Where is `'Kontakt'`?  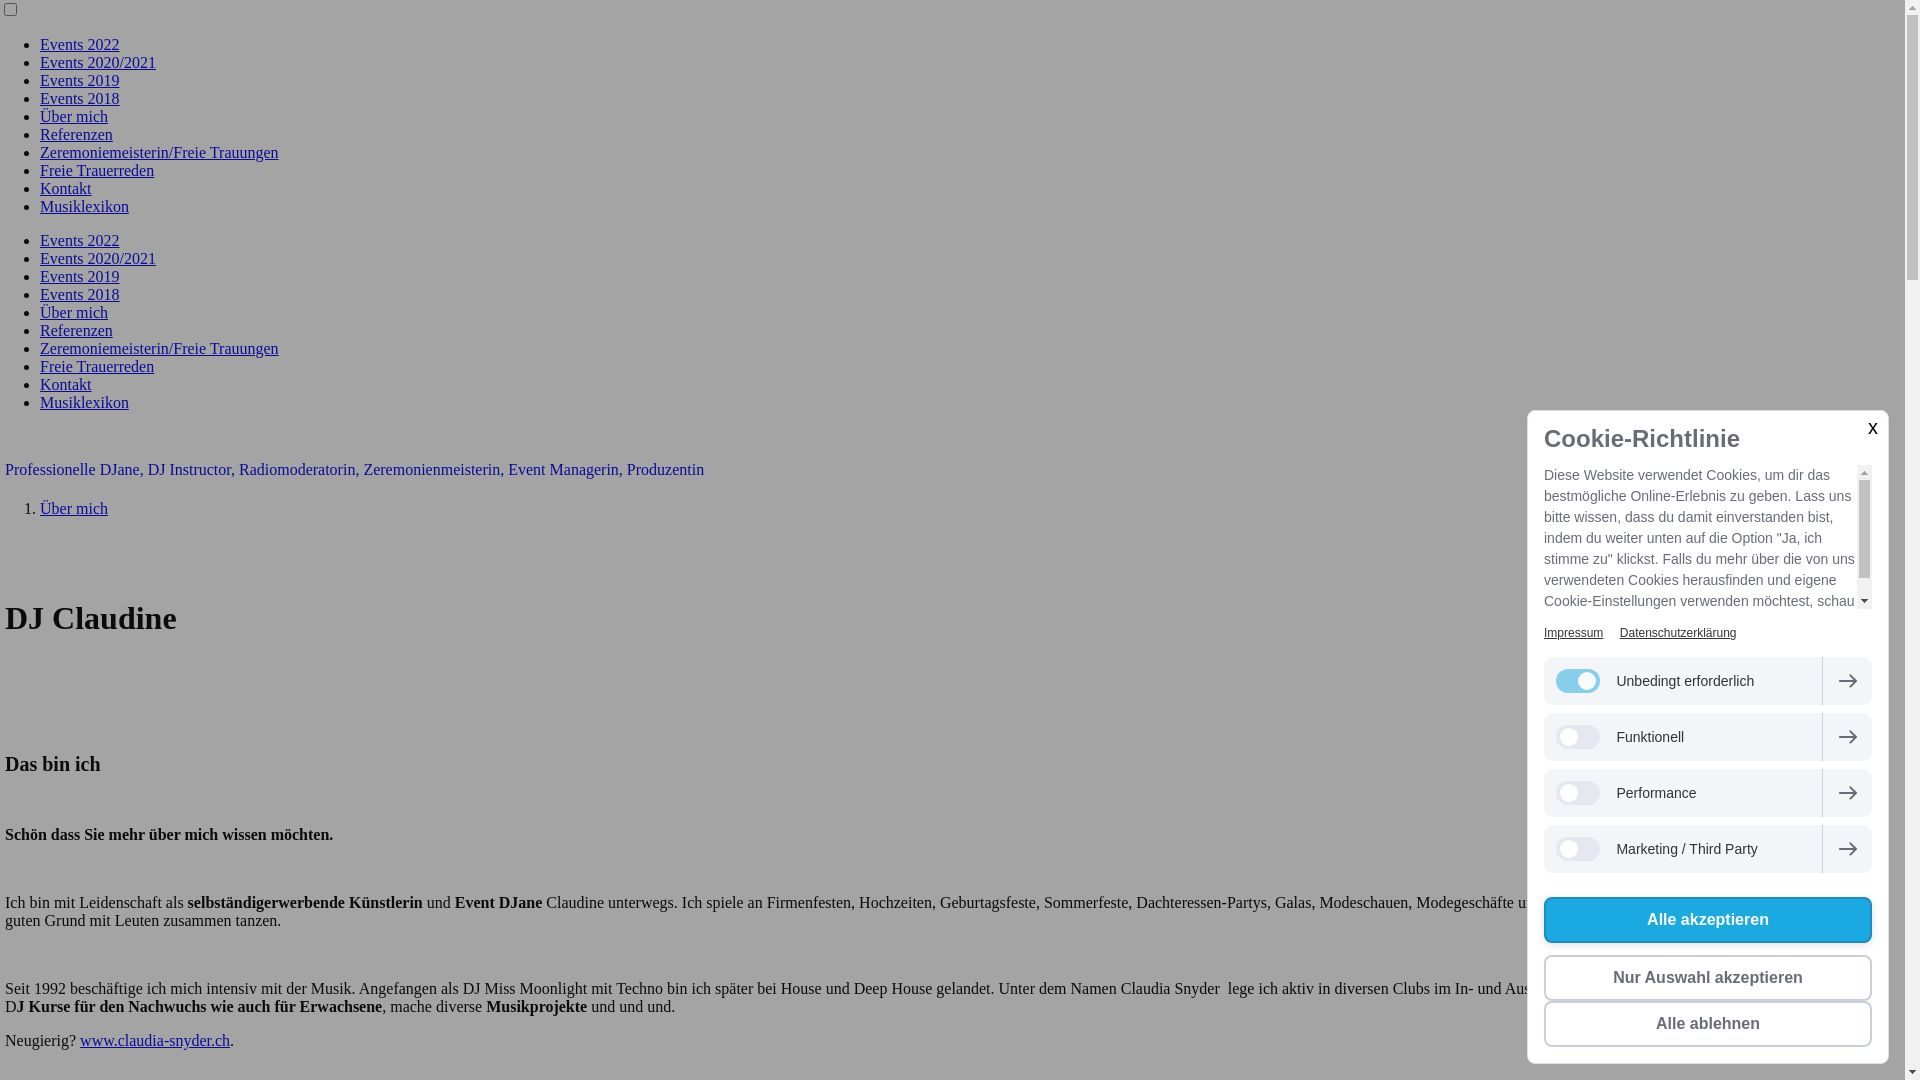
'Kontakt' is located at coordinates (66, 188).